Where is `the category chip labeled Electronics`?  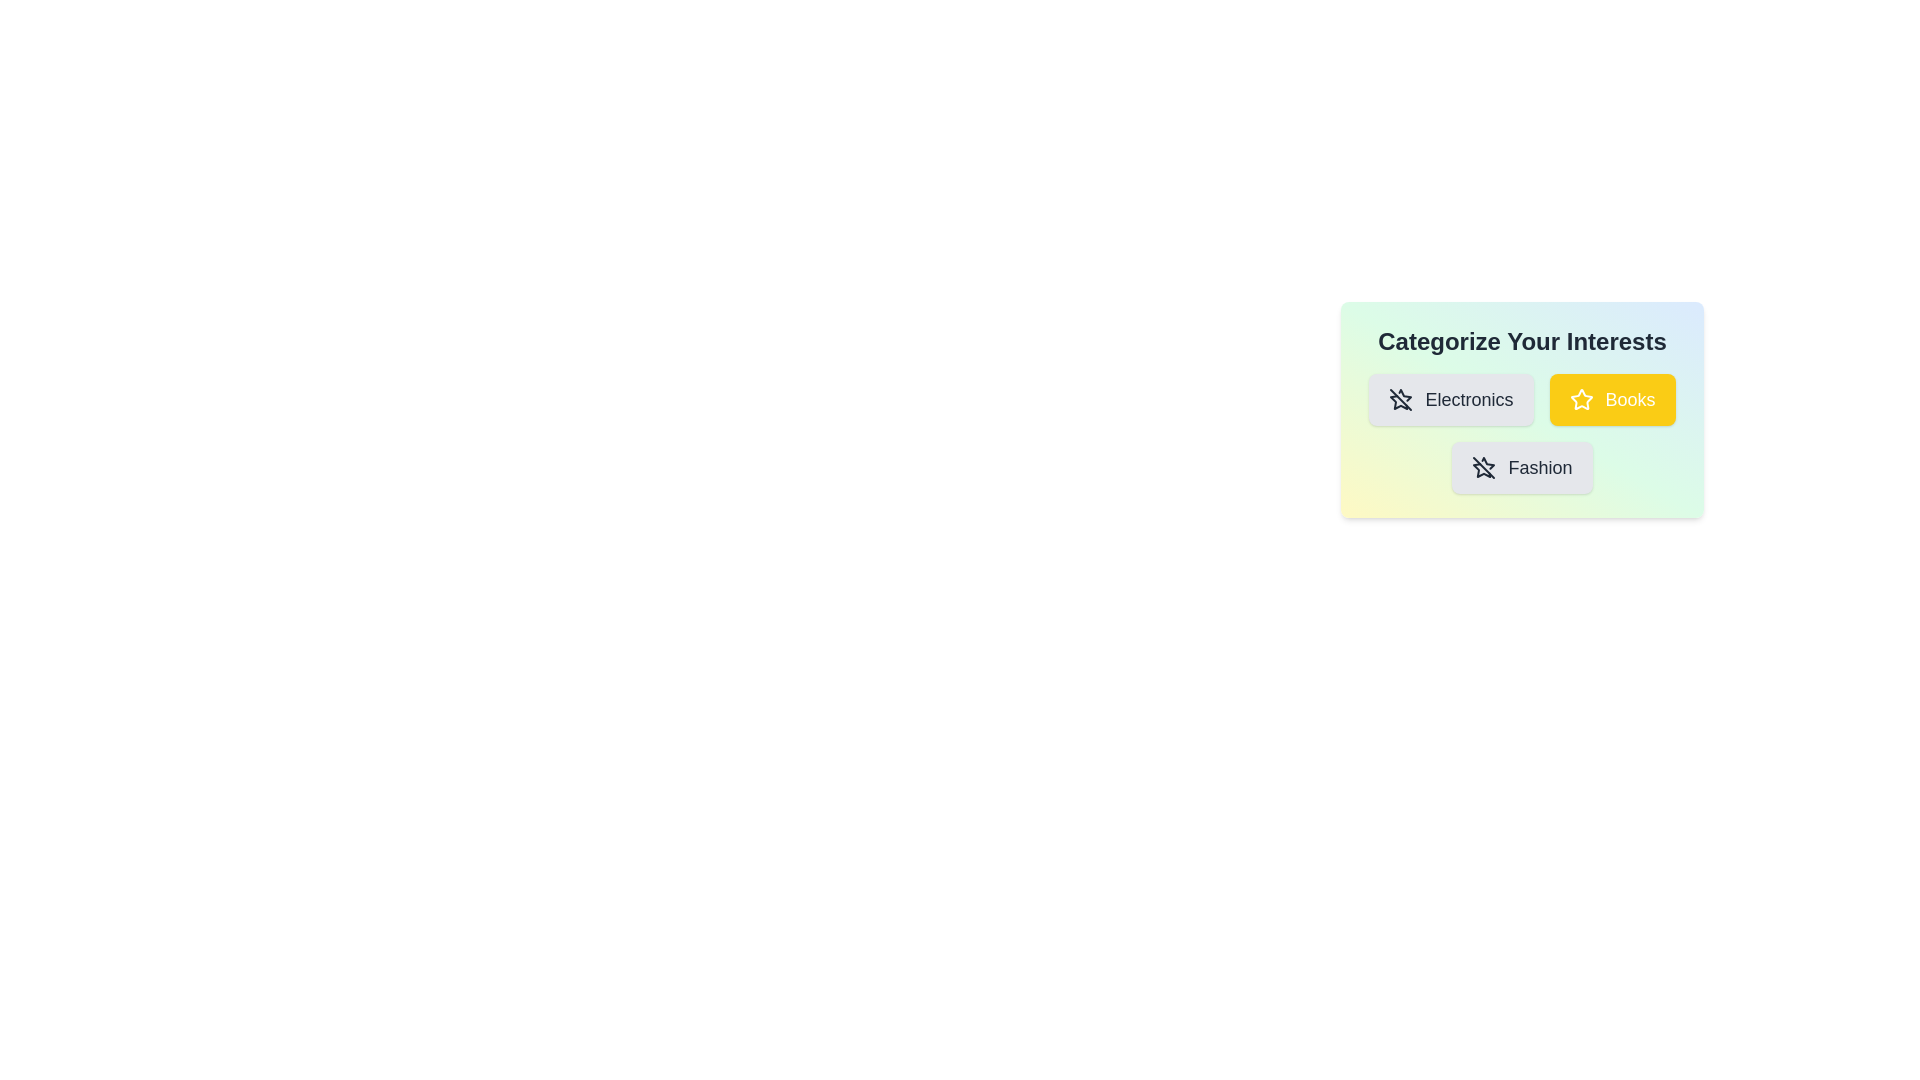
the category chip labeled Electronics is located at coordinates (1450, 400).